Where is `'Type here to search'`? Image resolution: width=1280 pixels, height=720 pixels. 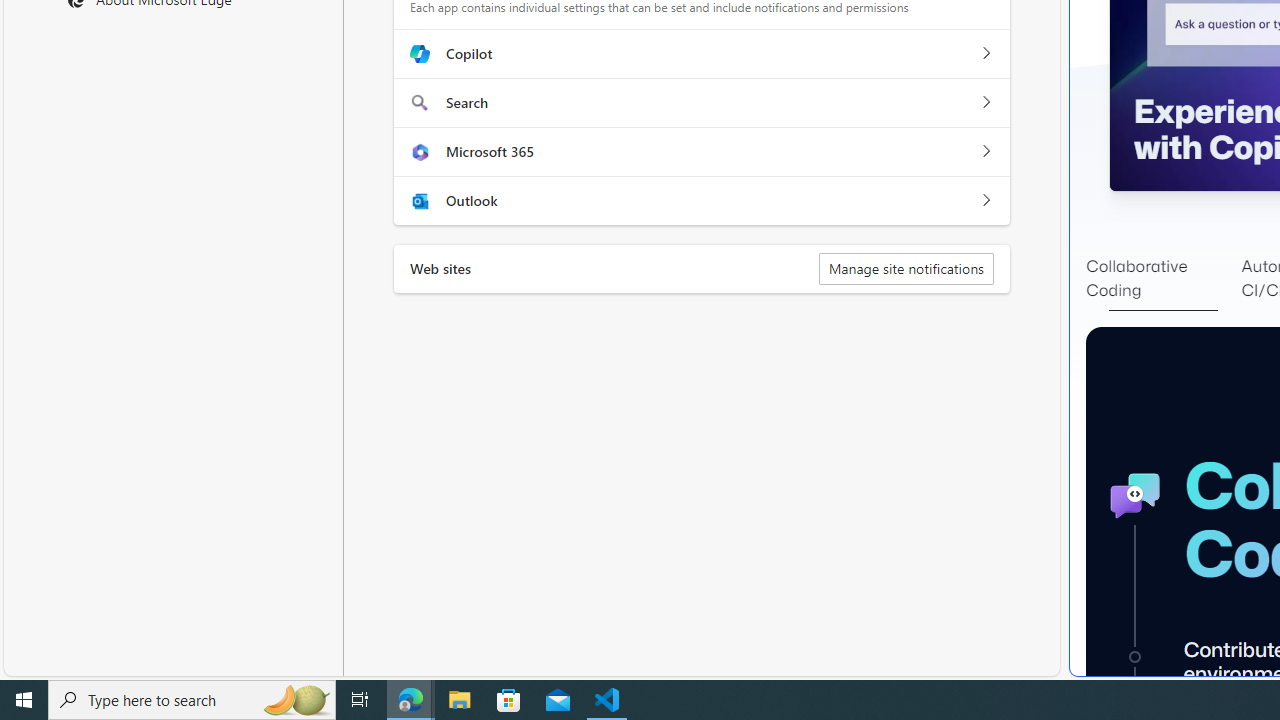 'Type here to search' is located at coordinates (192, 698).